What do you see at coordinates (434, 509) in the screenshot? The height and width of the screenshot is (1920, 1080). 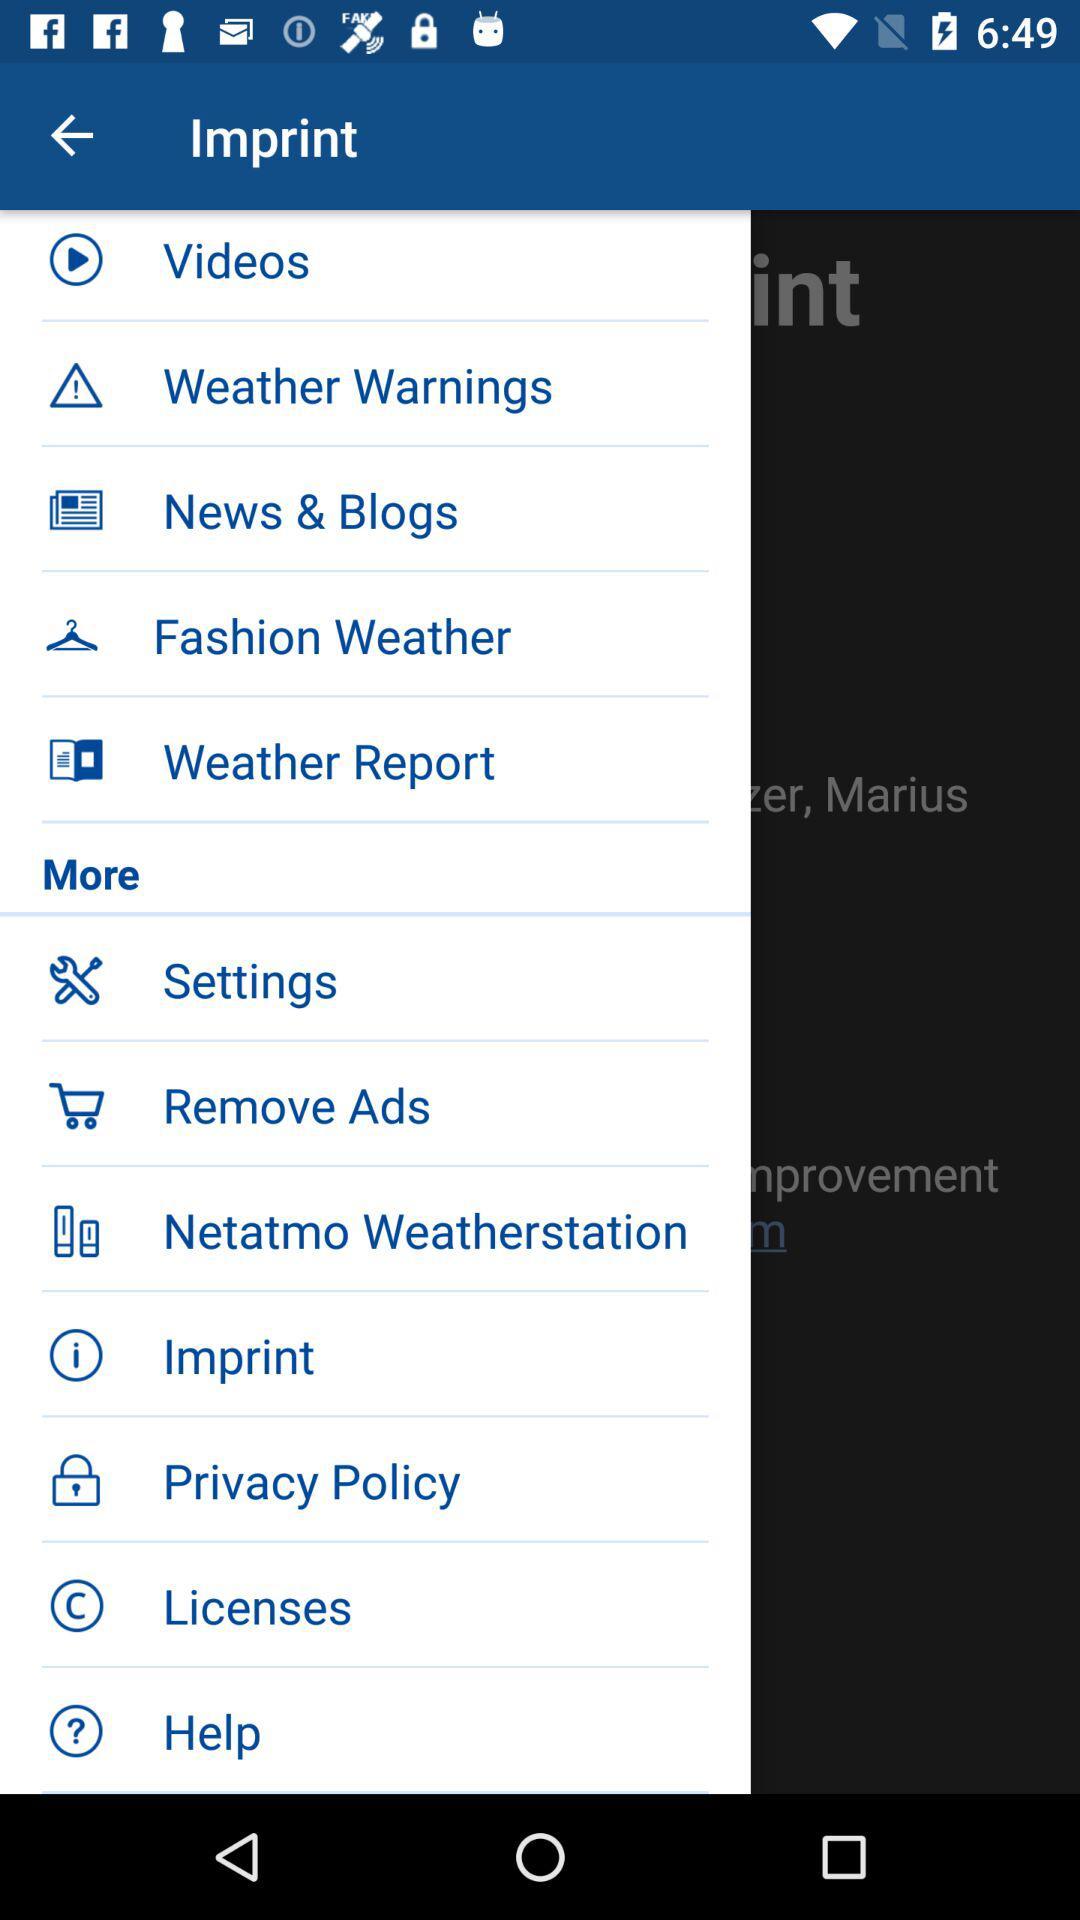 I see `news & blogs` at bounding box center [434, 509].